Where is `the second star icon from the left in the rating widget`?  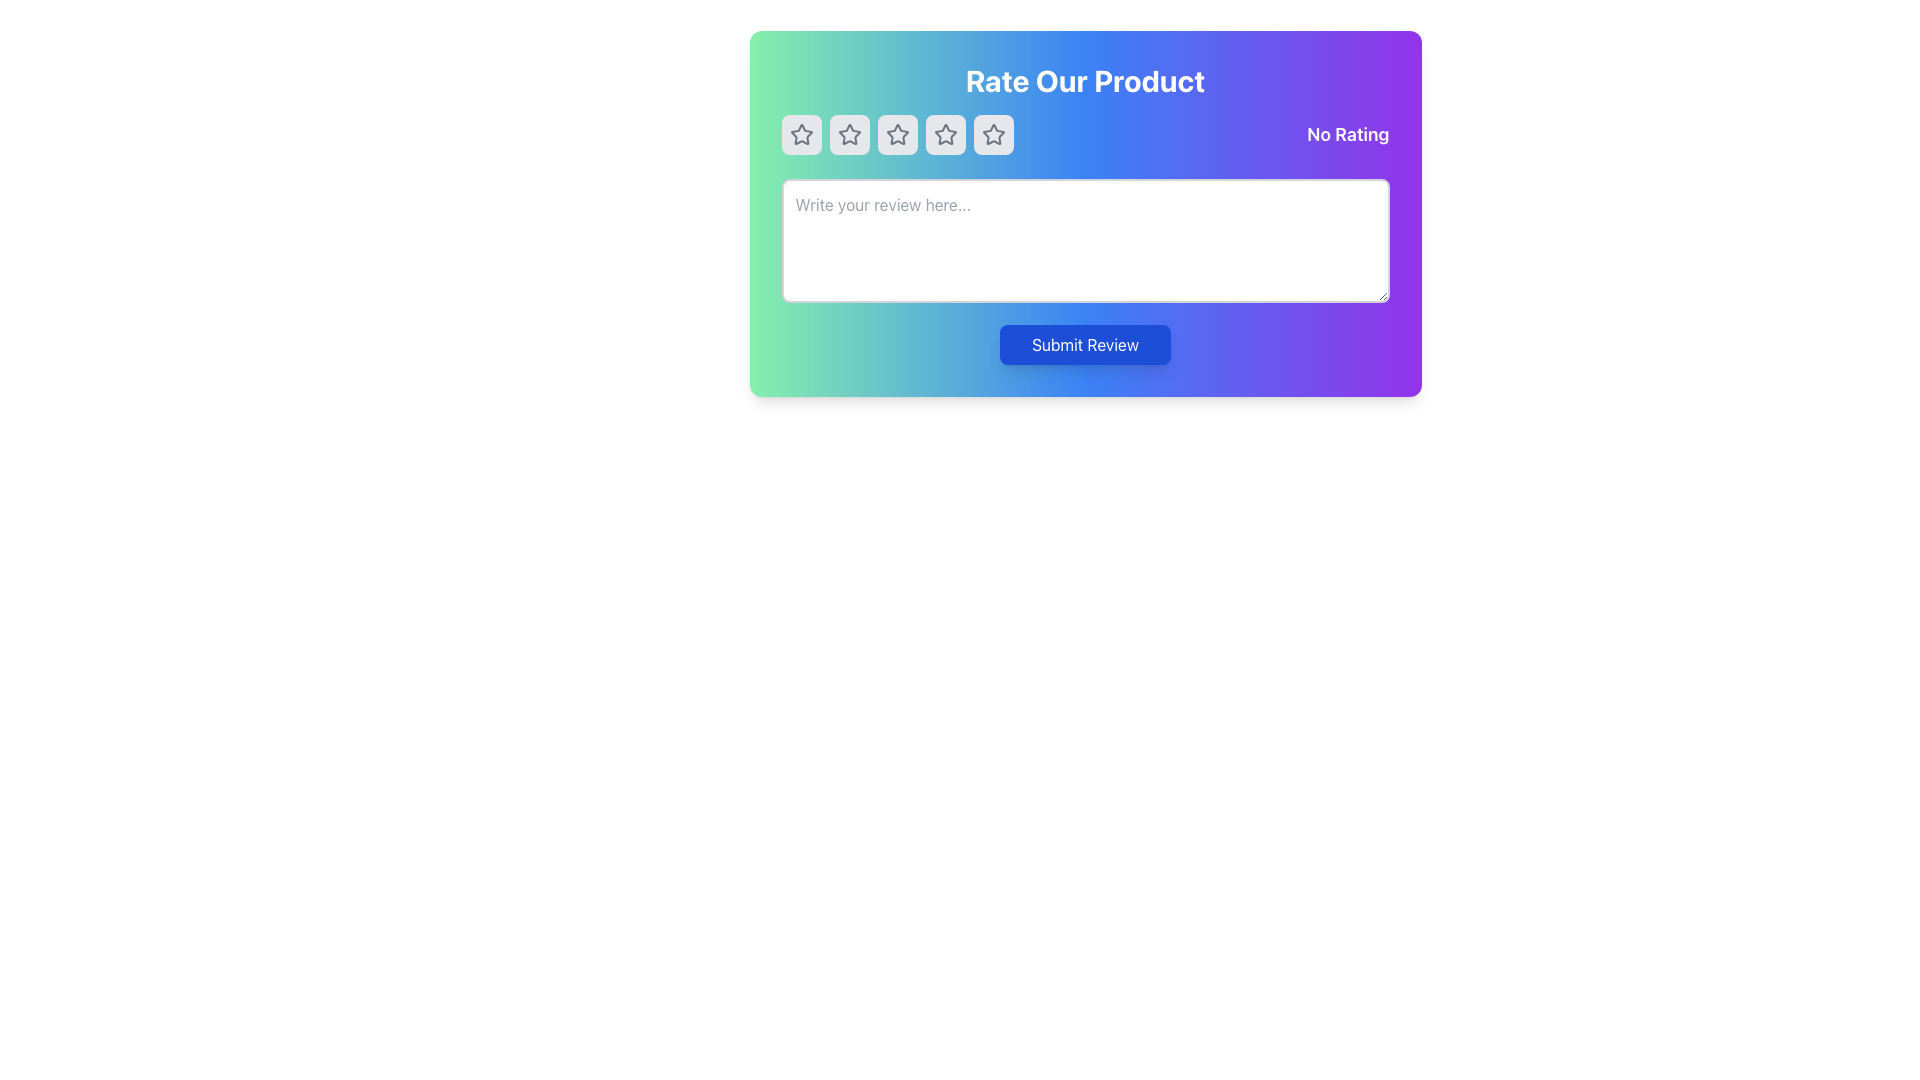 the second star icon from the left in the rating widget is located at coordinates (896, 134).